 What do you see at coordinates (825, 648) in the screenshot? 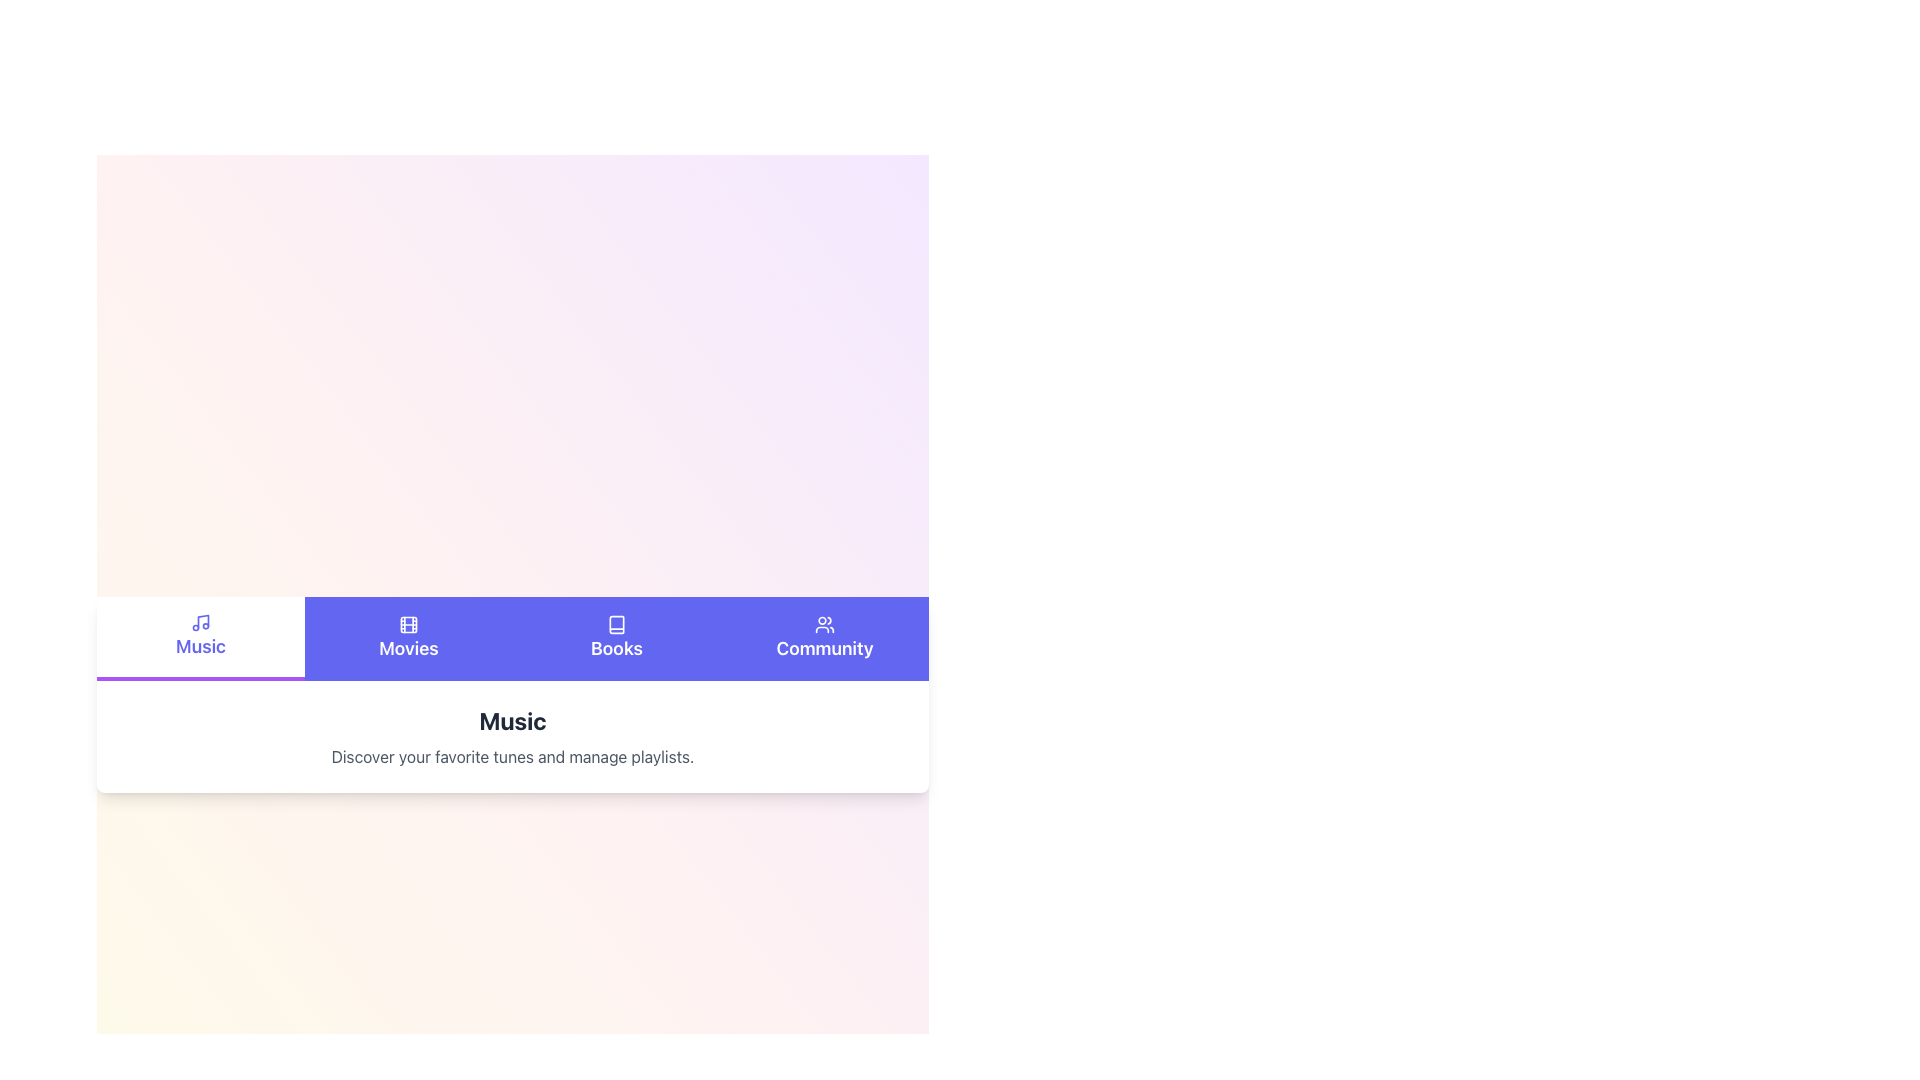
I see `the 'Community' text label which is styled with a large font size and bold emphasis, located in the fourth position of a horizontal navigation bar with a purple background` at bounding box center [825, 648].